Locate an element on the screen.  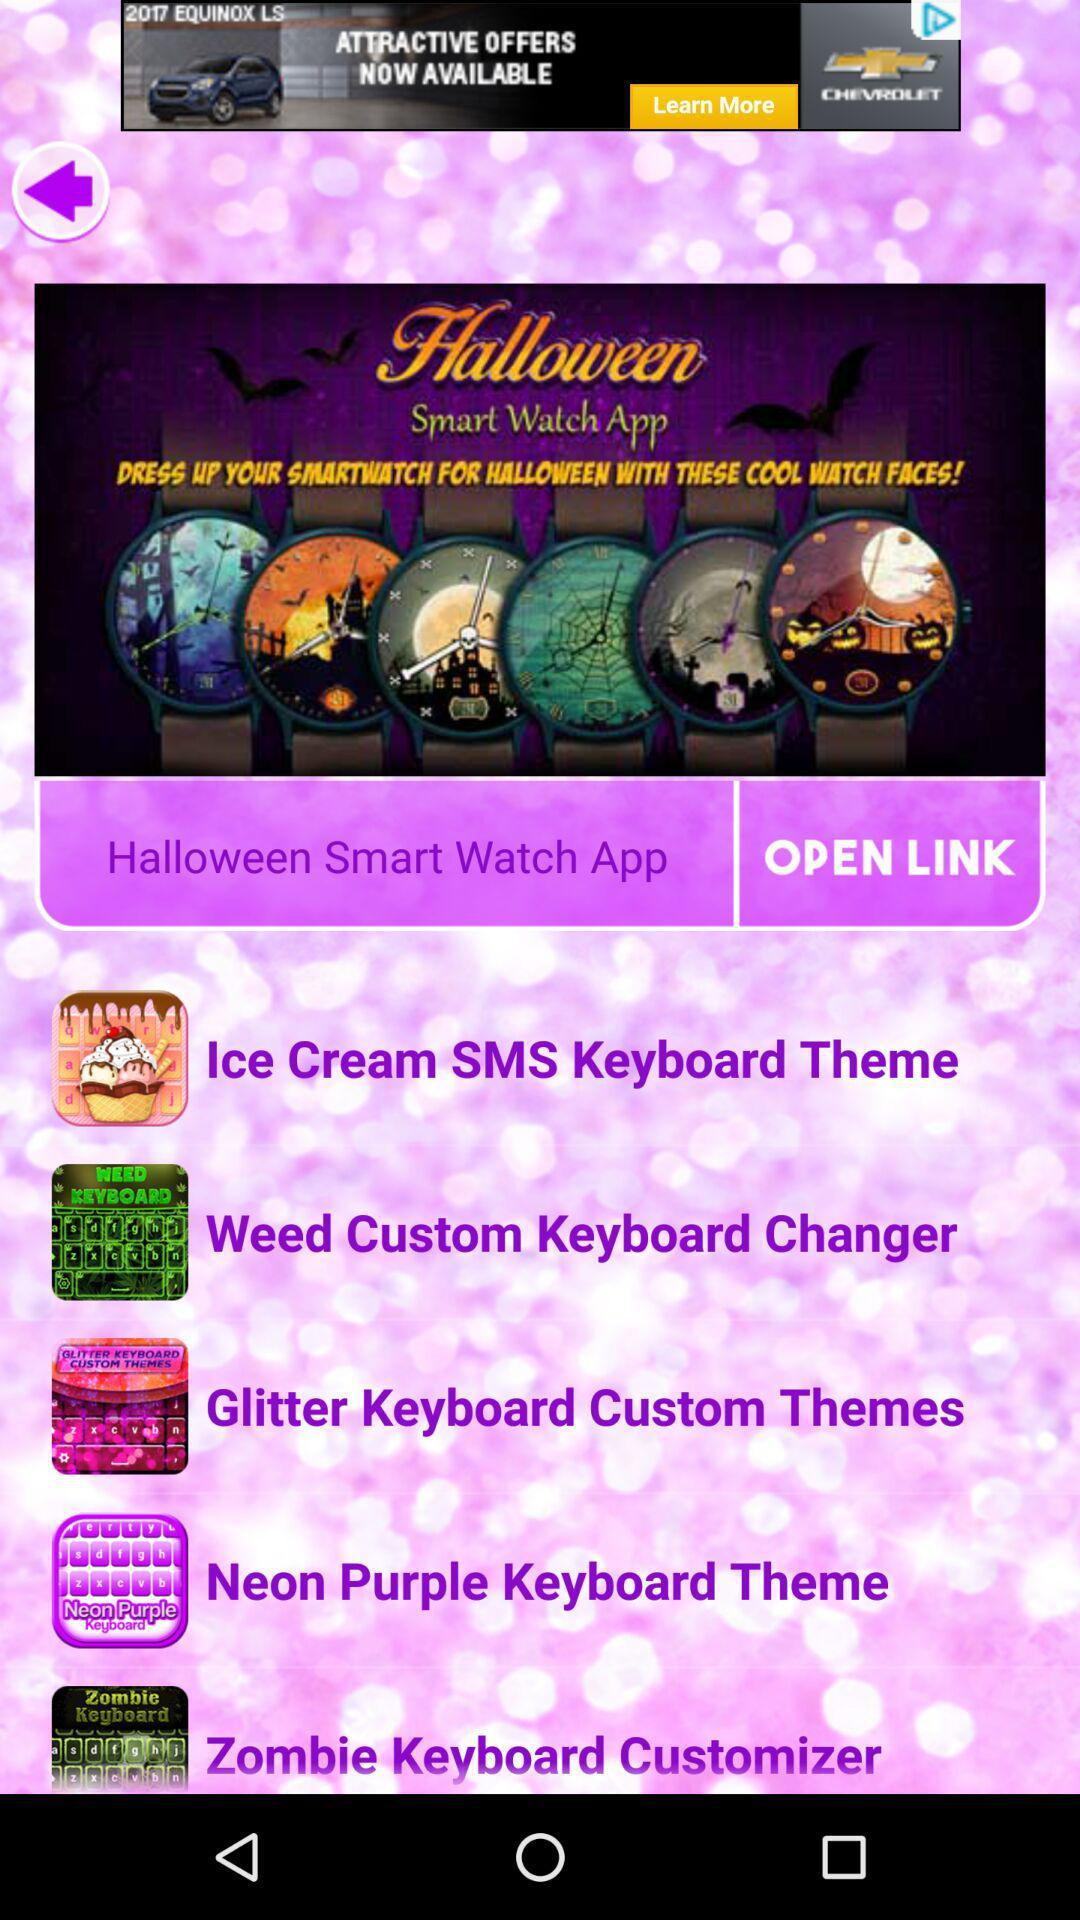
bock button is located at coordinates (59, 192).